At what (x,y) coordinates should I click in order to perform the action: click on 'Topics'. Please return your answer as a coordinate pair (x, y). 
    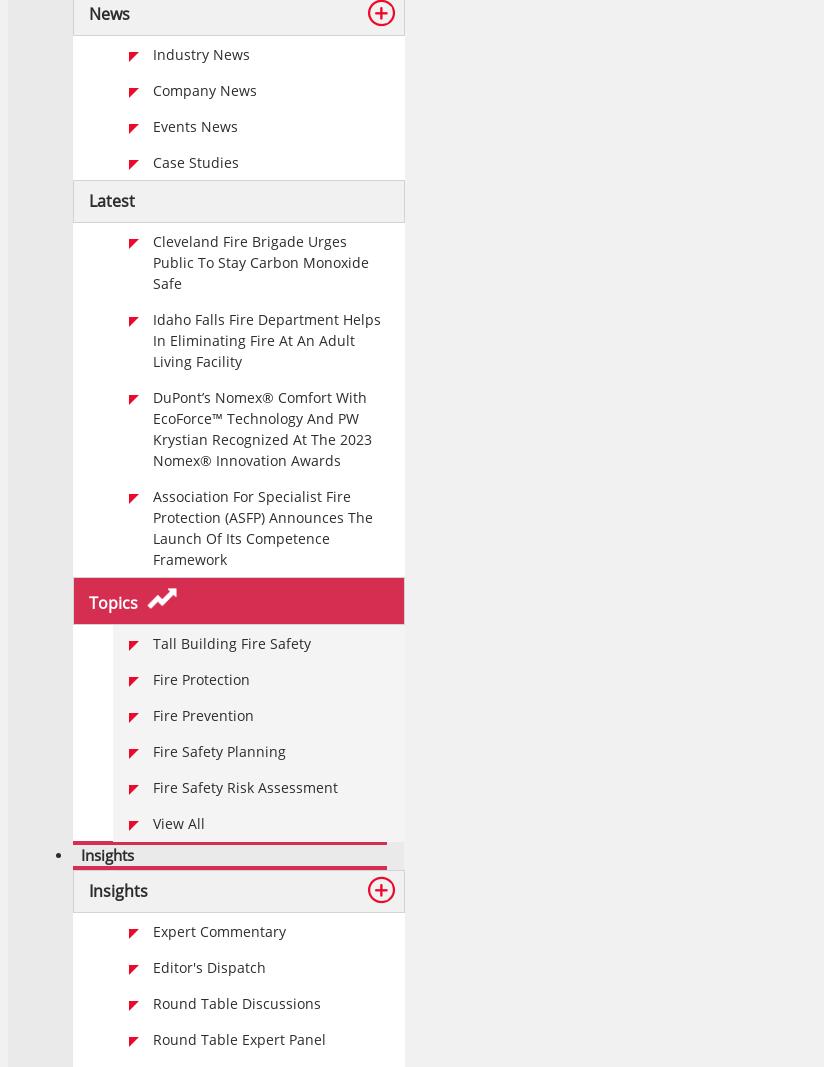
    Looking at the image, I should click on (115, 602).